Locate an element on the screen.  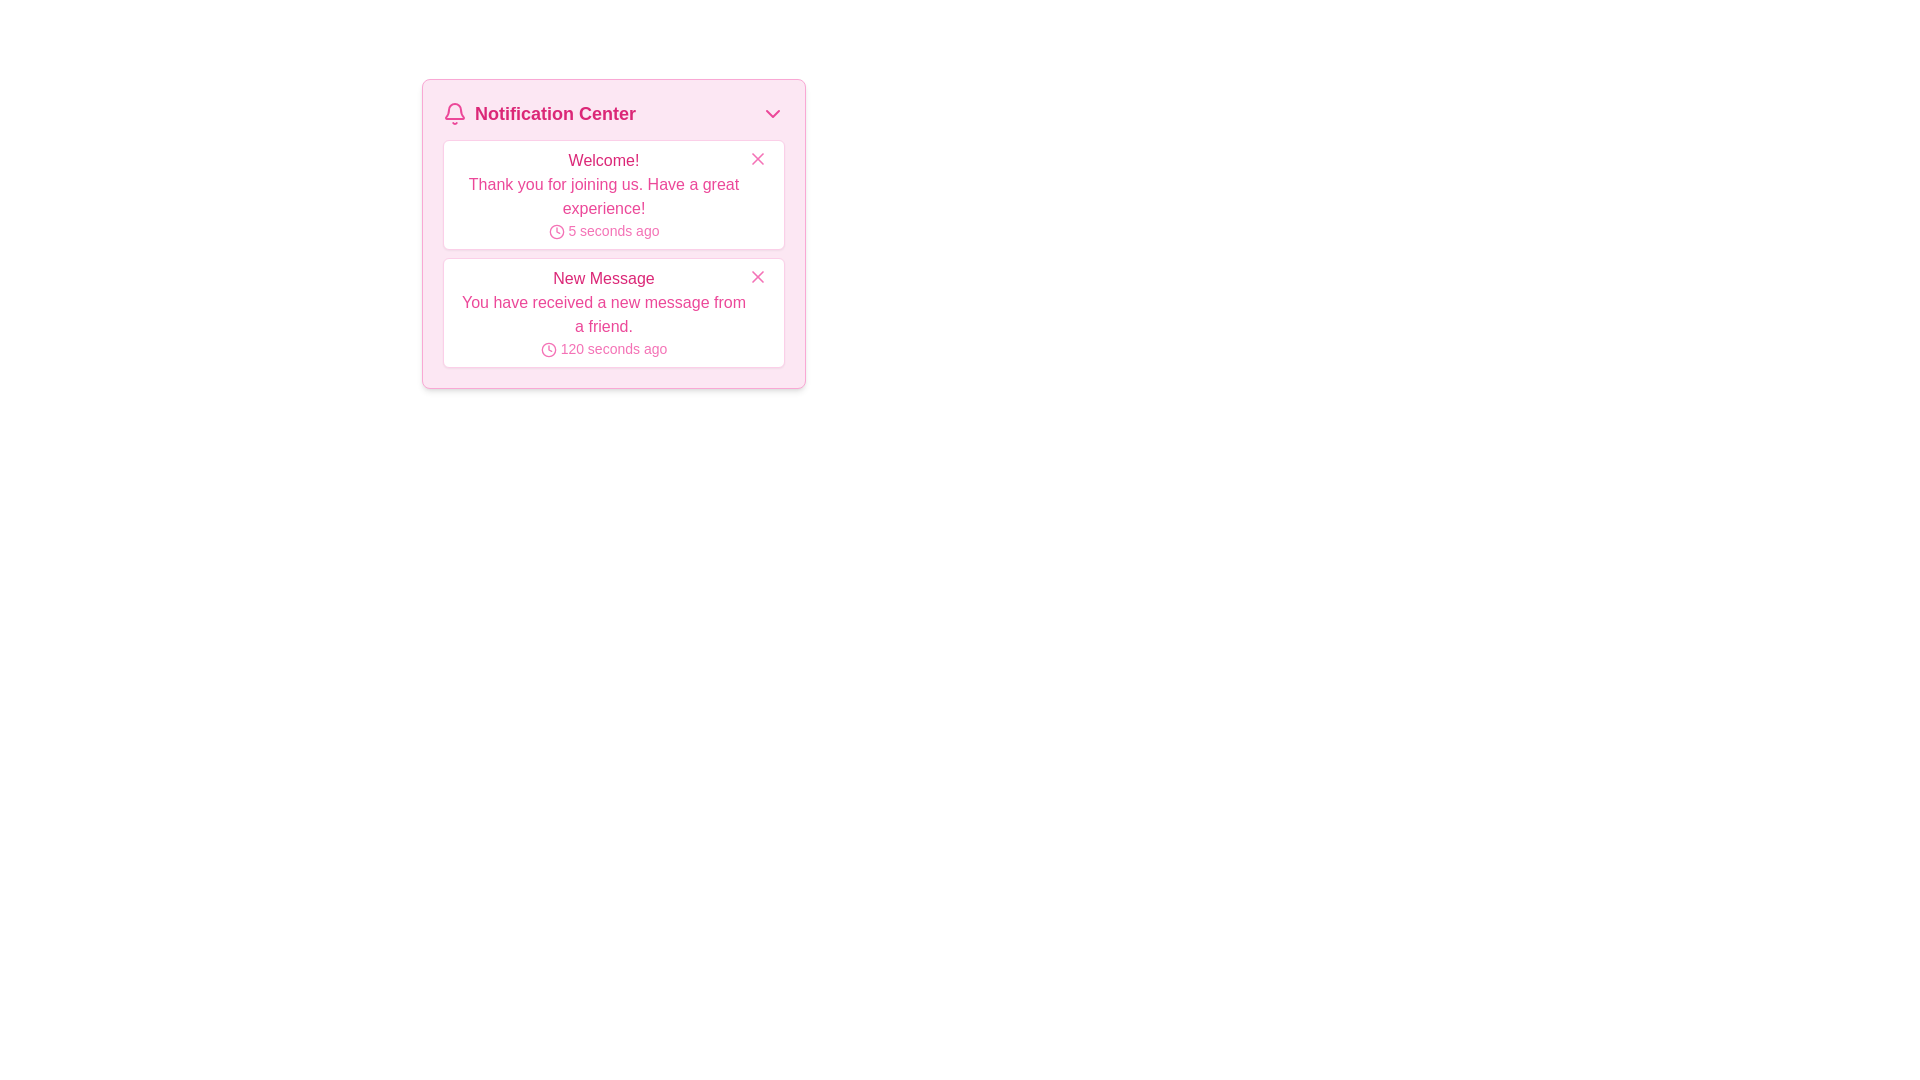
the larger SVG circle element that serves as the background of the clock icon in the pink-themed Notification Center panel is located at coordinates (548, 349).